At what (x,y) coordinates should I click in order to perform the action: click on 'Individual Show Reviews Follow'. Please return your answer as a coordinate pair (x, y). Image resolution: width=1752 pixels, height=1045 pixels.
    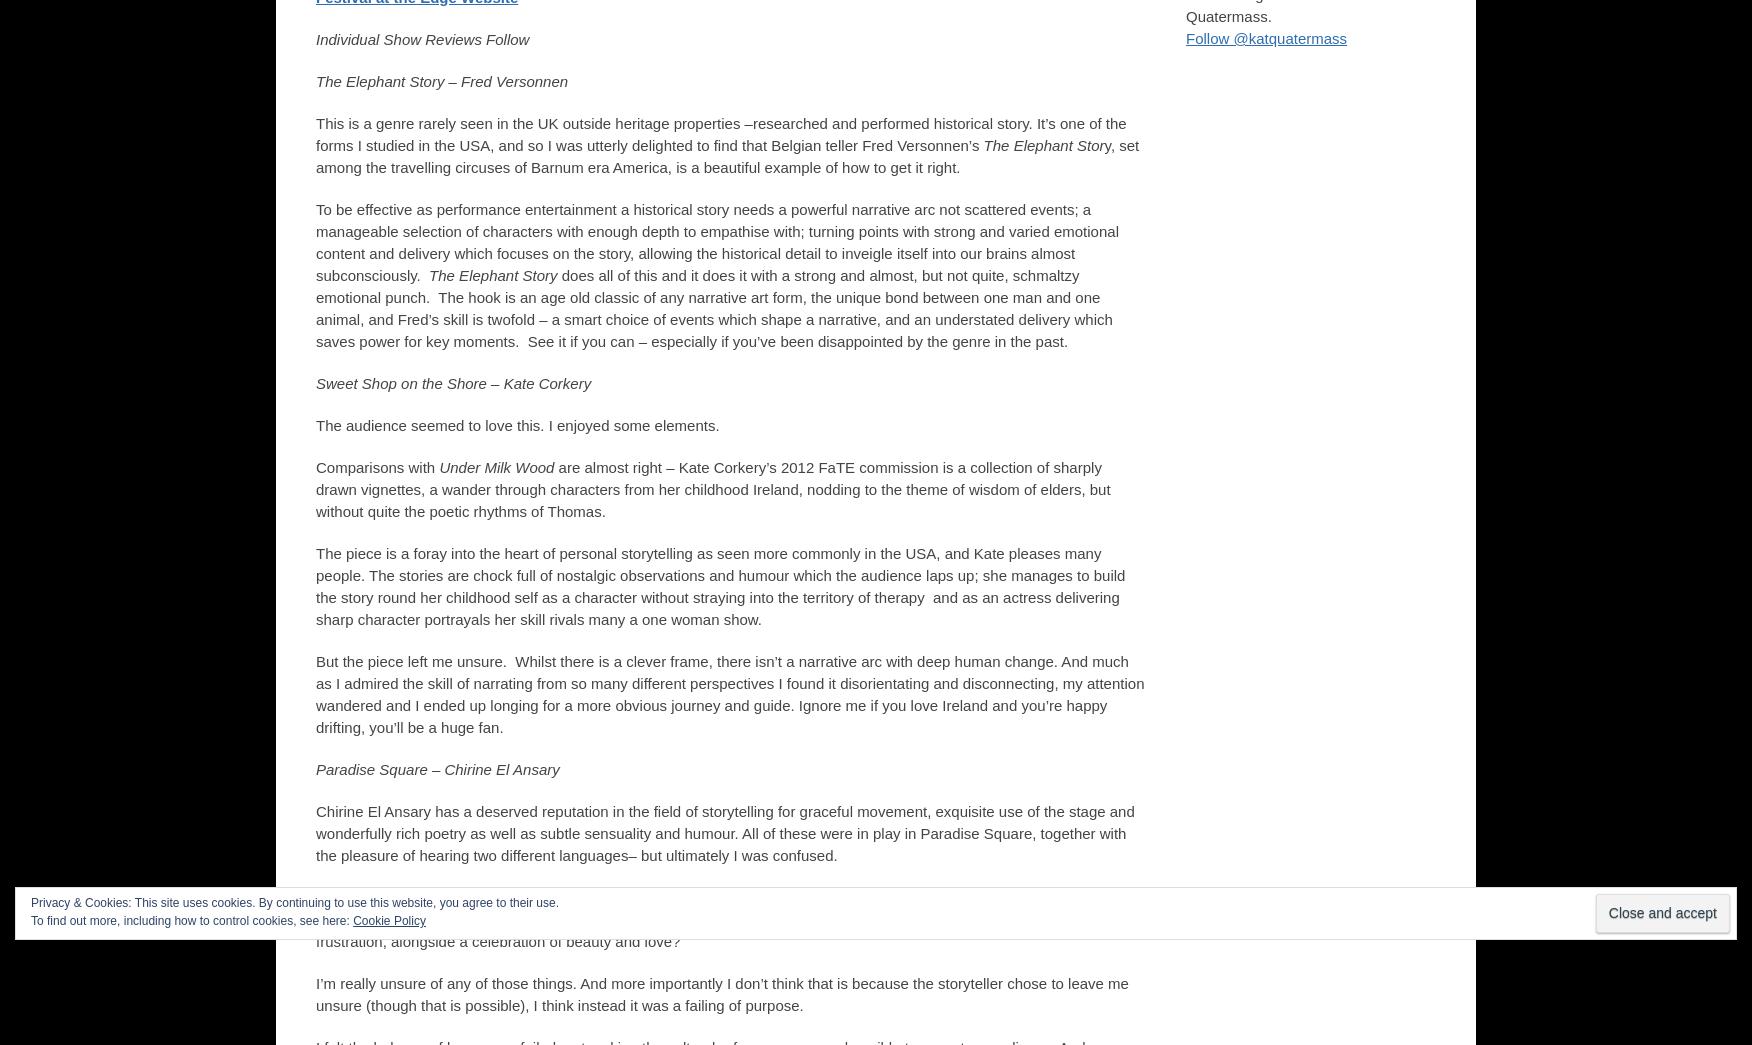
    Looking at the image, I should click on (421, 38).